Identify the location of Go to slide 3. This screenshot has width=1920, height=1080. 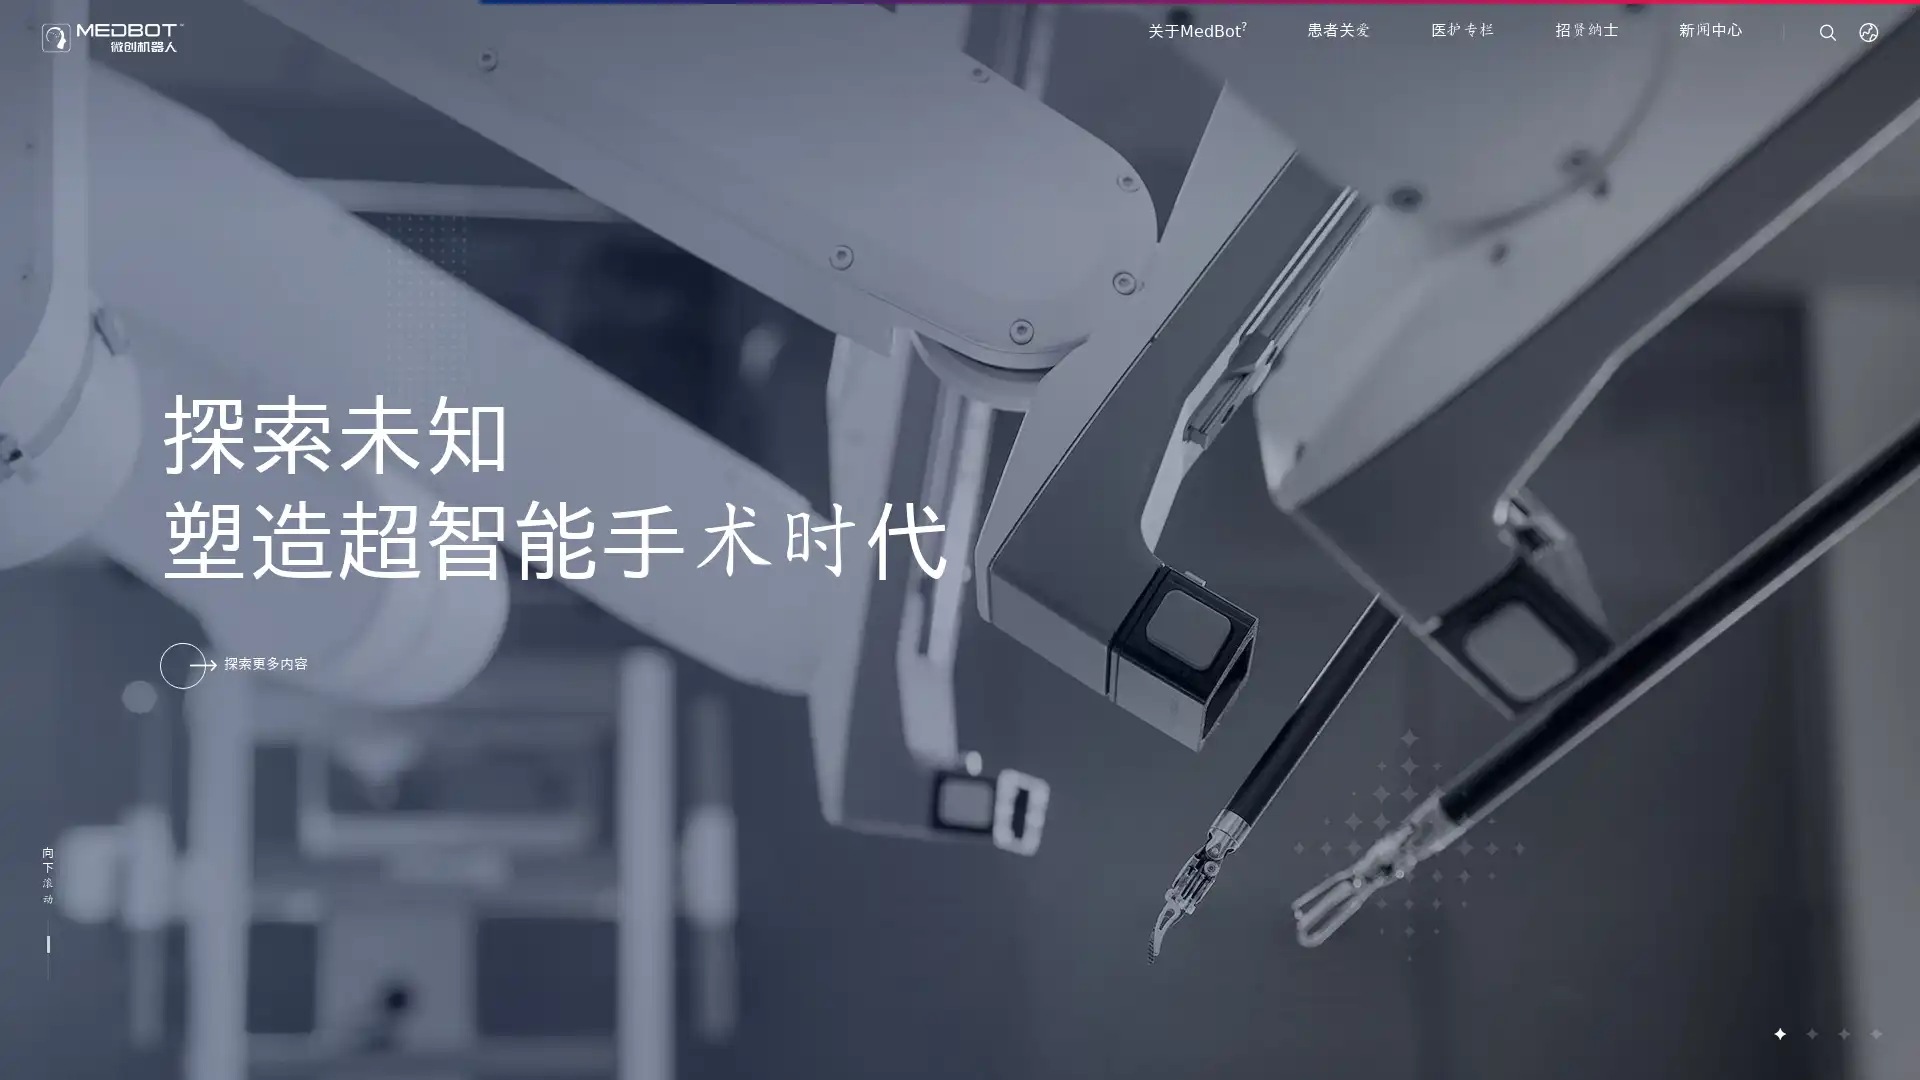
(1842, 1033).